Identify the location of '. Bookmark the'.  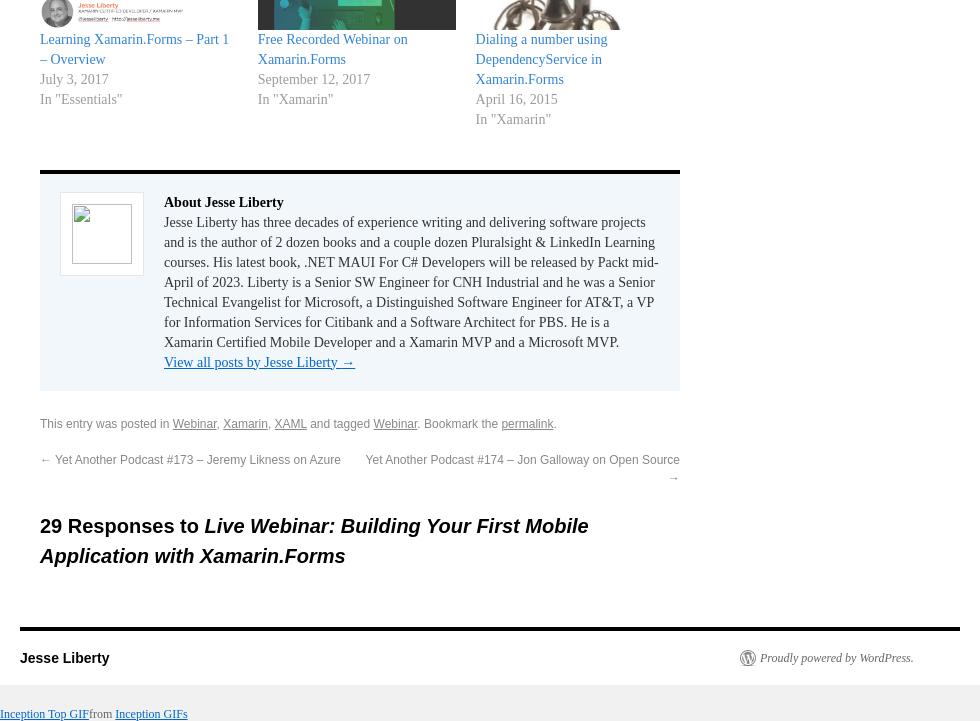
(459, 423).